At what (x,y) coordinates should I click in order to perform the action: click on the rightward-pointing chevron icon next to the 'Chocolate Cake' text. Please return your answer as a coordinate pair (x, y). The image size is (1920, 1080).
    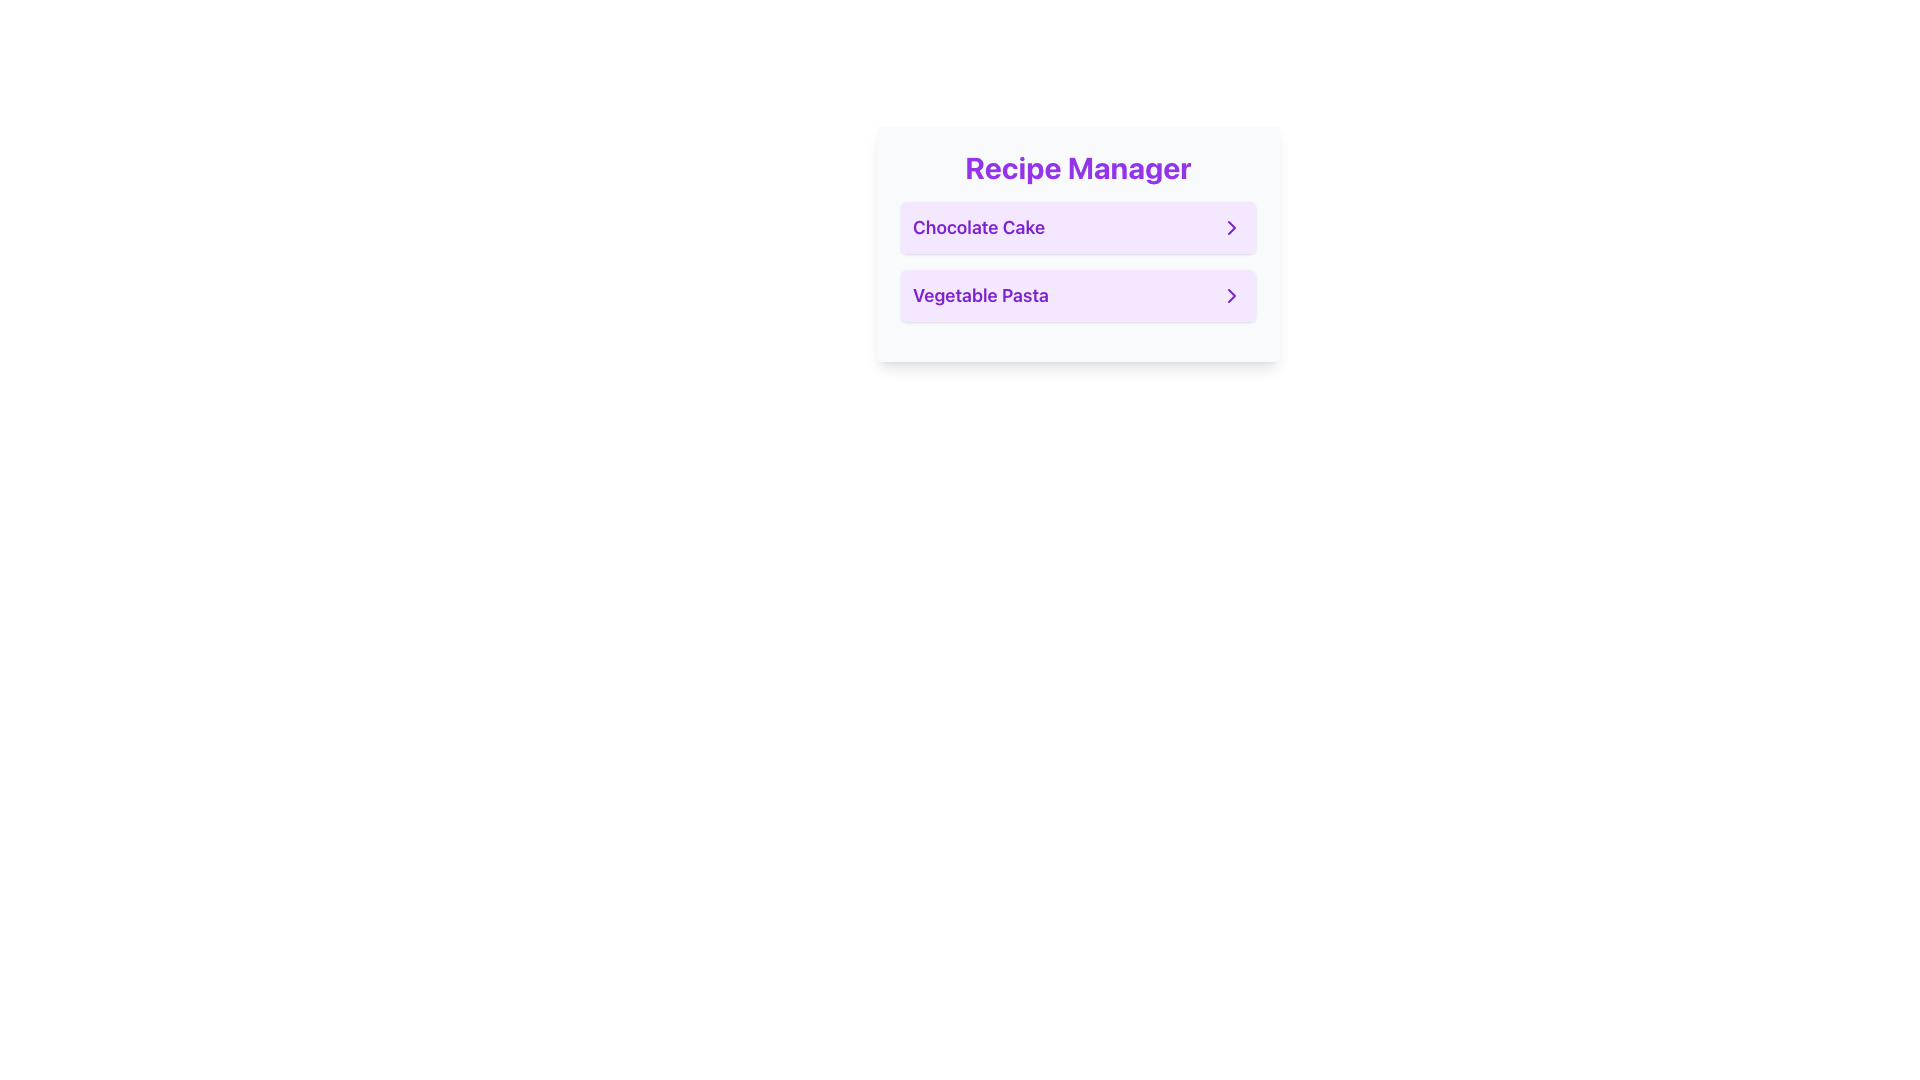
    Looking at the image, I should click on (1231, 226).